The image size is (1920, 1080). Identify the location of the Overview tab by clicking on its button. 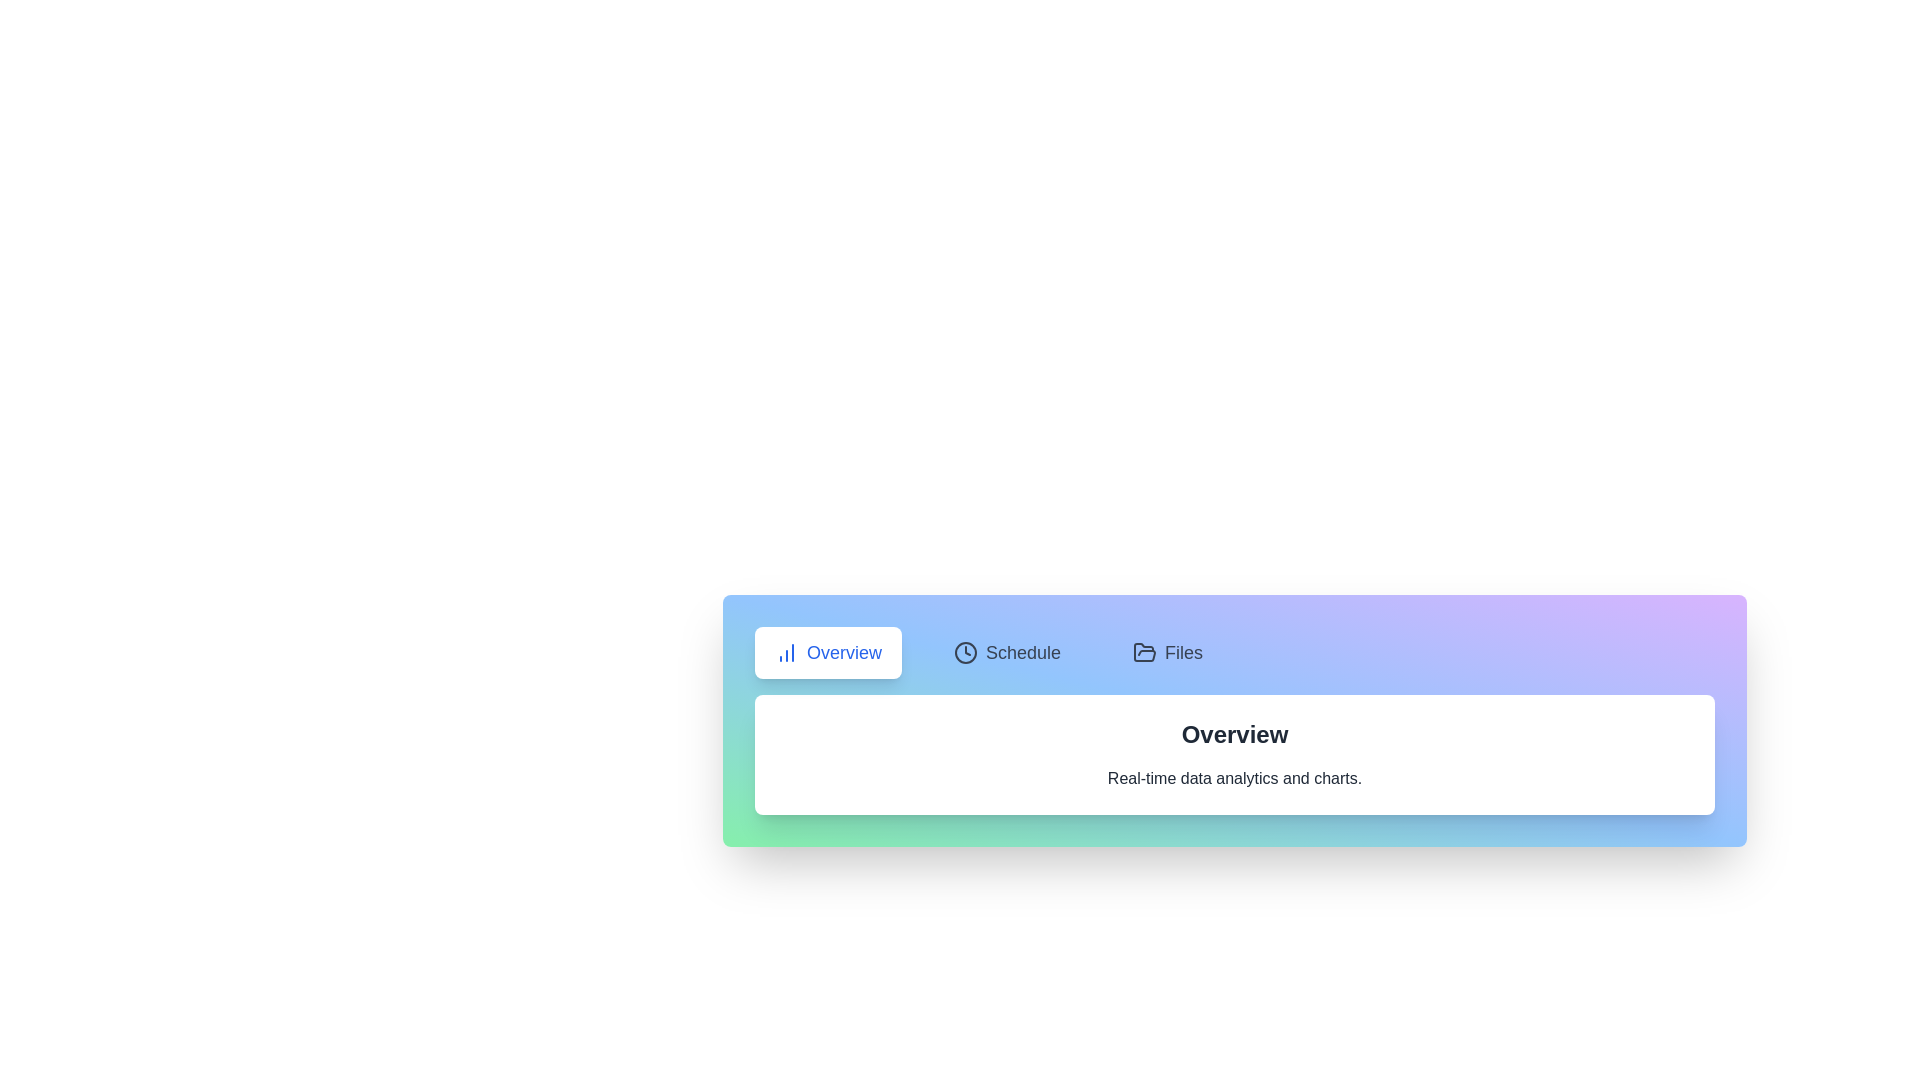
(828, 652).